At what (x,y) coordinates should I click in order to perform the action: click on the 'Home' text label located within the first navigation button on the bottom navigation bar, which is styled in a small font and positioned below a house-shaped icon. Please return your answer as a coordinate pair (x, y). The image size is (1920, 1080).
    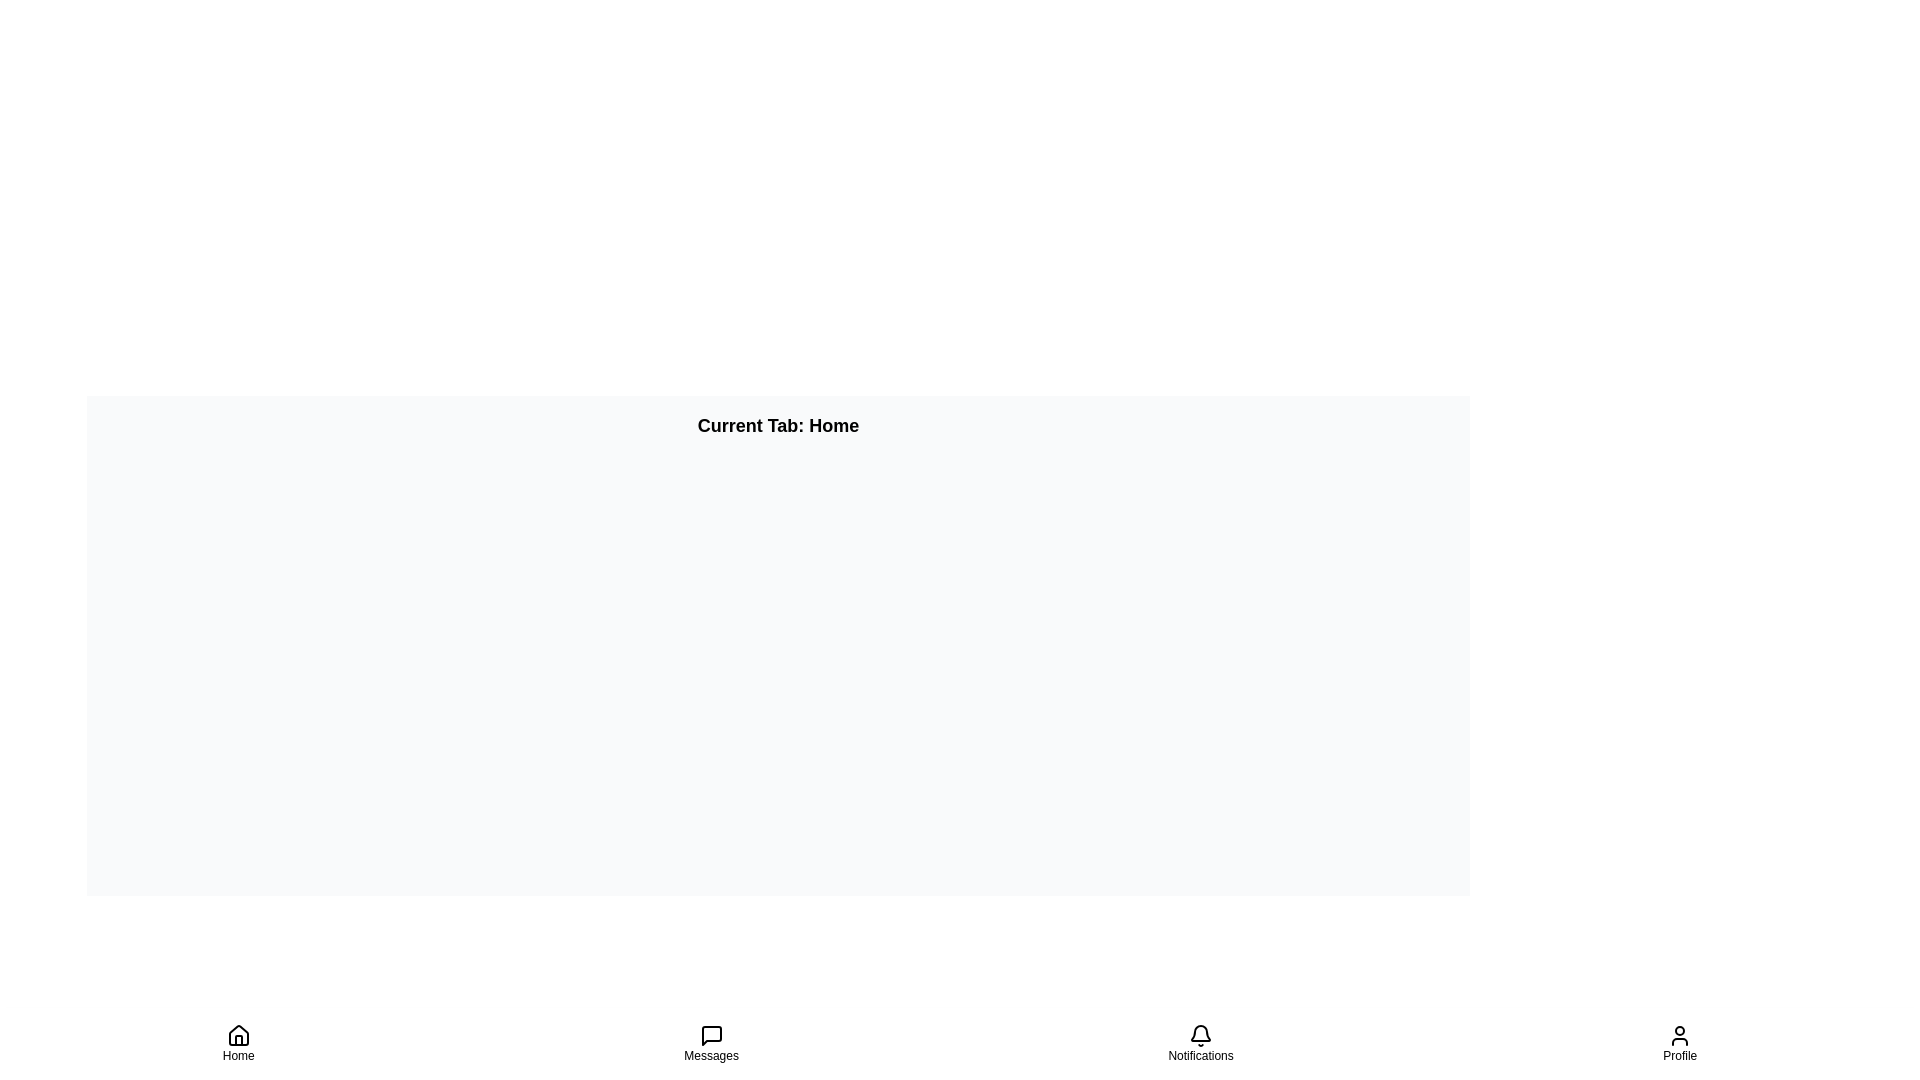
    Looking at the image, I should click on (238, 1055).